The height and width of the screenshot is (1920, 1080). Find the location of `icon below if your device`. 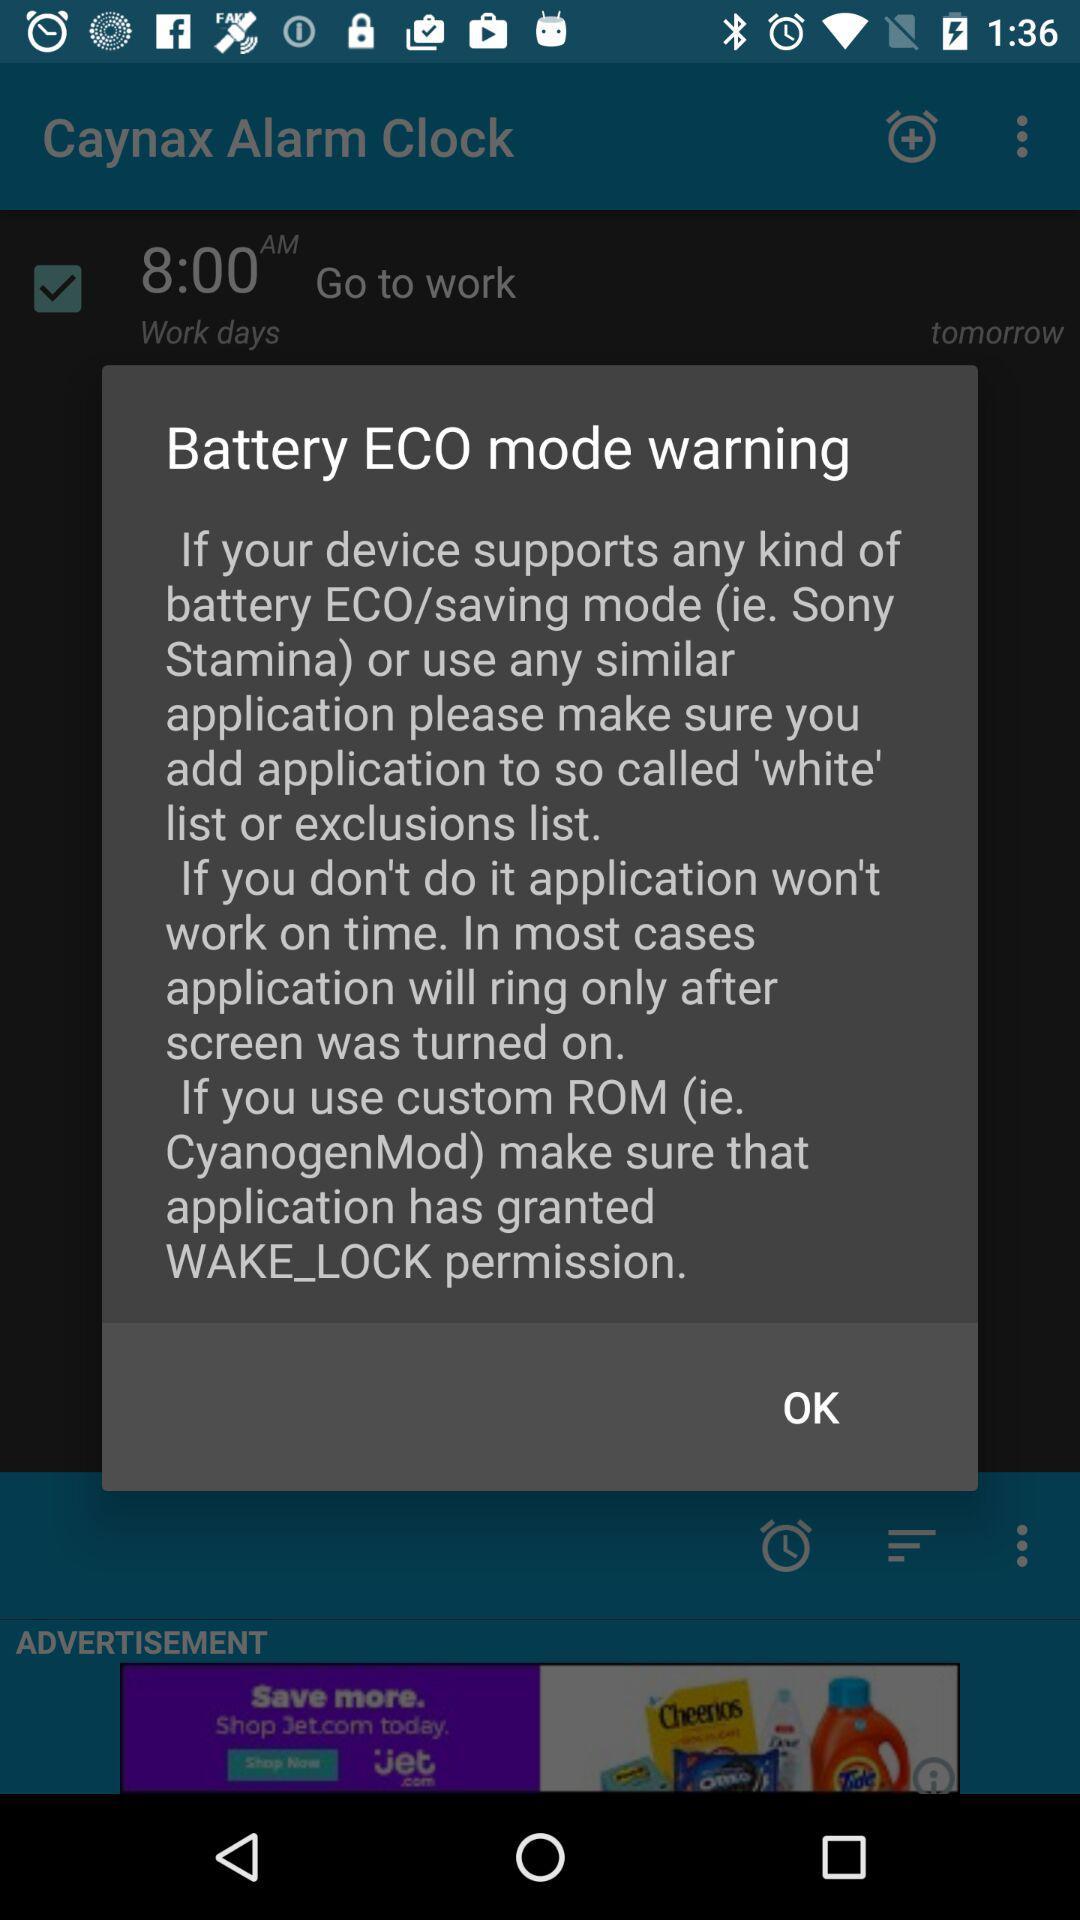

icon below if your device is located at coordinates (810, 1405).